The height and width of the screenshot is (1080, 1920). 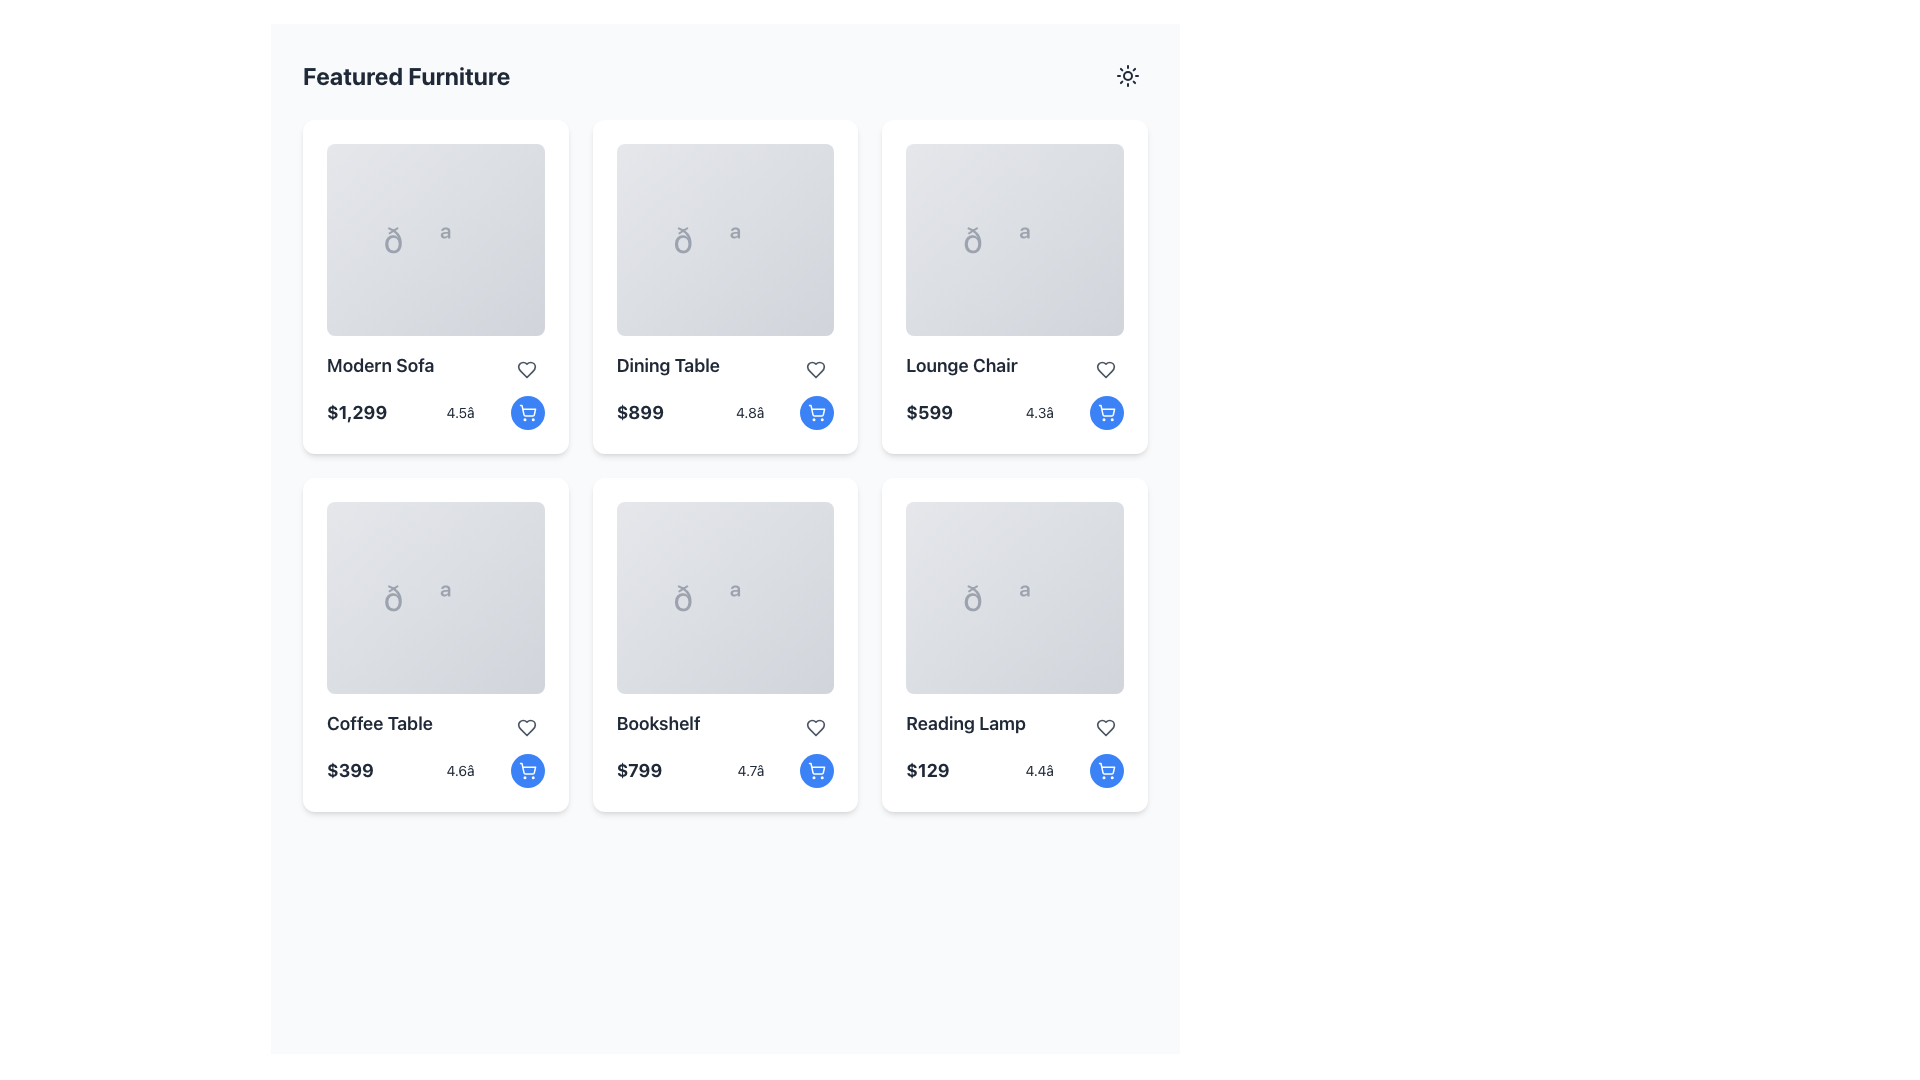 I want to click on the shopping cart icon located inside the button at the bottom-right corner of the 'Lounge Chair' card, so click(x=1106, y=409).